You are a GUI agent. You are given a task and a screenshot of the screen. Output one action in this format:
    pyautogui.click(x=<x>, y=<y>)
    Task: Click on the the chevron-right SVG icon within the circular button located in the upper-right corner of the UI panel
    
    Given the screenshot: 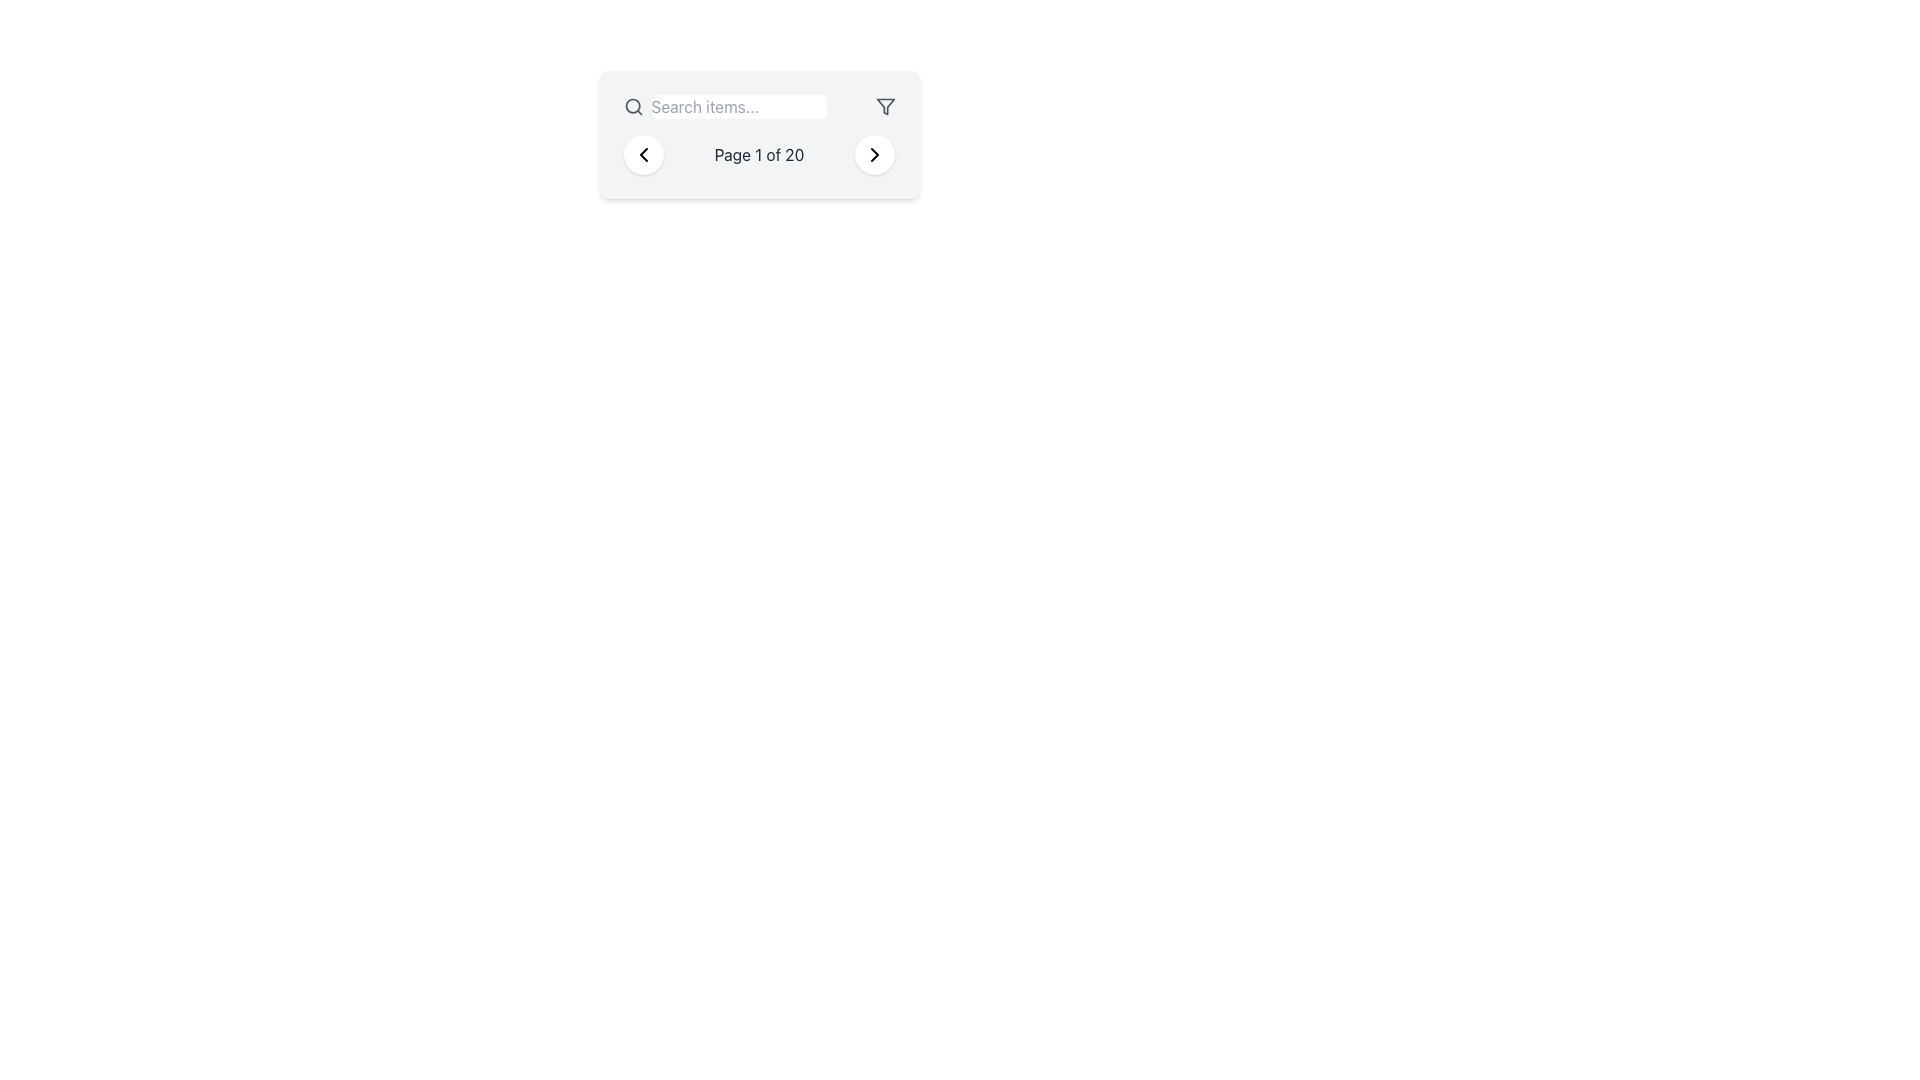 What is the action you would take?
    pyautogui.click(x=875, y=153)
    